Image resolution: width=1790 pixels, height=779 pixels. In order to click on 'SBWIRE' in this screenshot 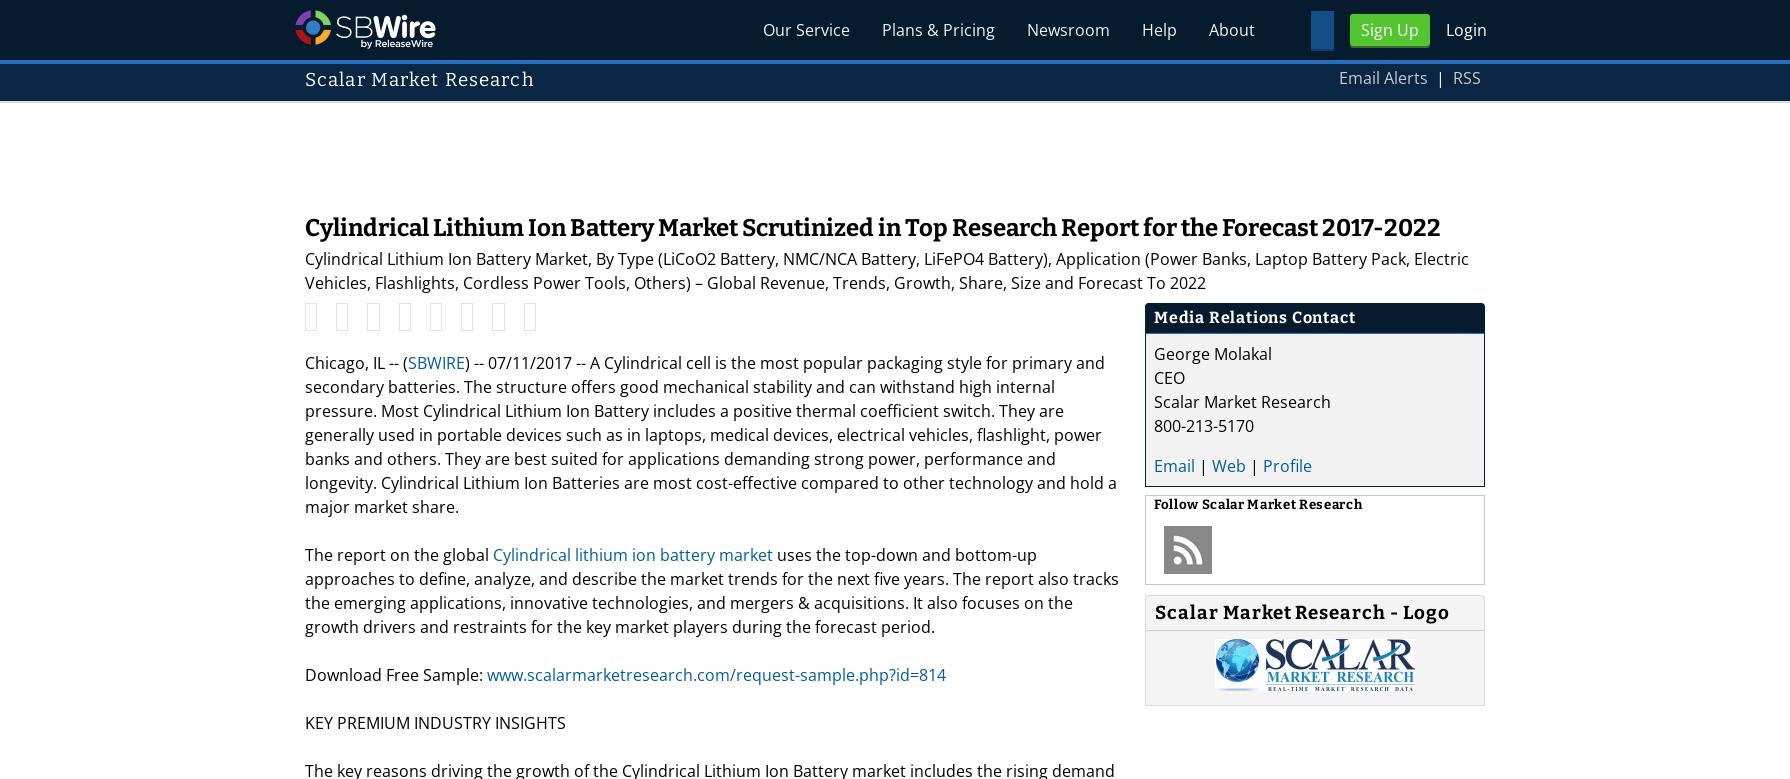, I will do `click(407, 363)`.